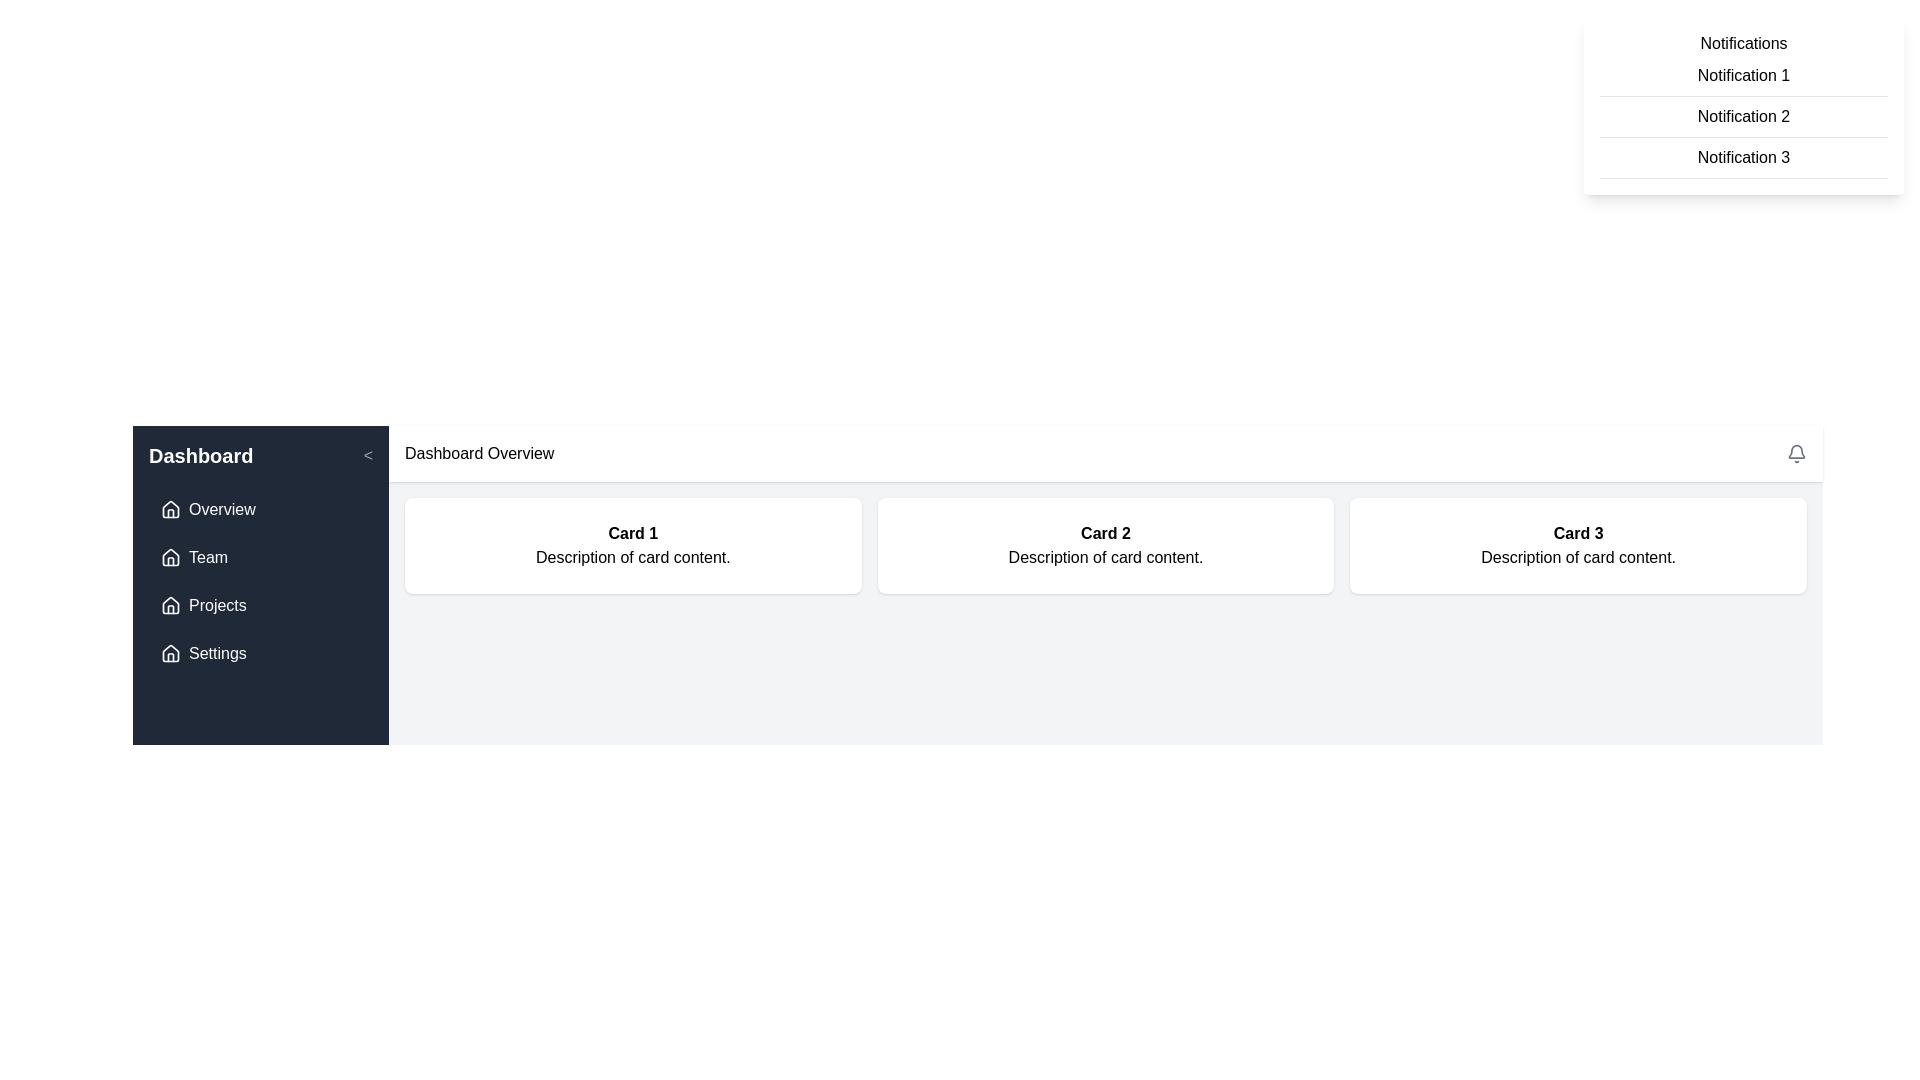 This screenshot has width=1920, height=1080. What do you see at coordinates (632, 532) in the screenshot?
I see `the text 'Card 1' which is styled in bold and located inside the leftmost card of the dashboard overview section` at bounding box center [632, 532].